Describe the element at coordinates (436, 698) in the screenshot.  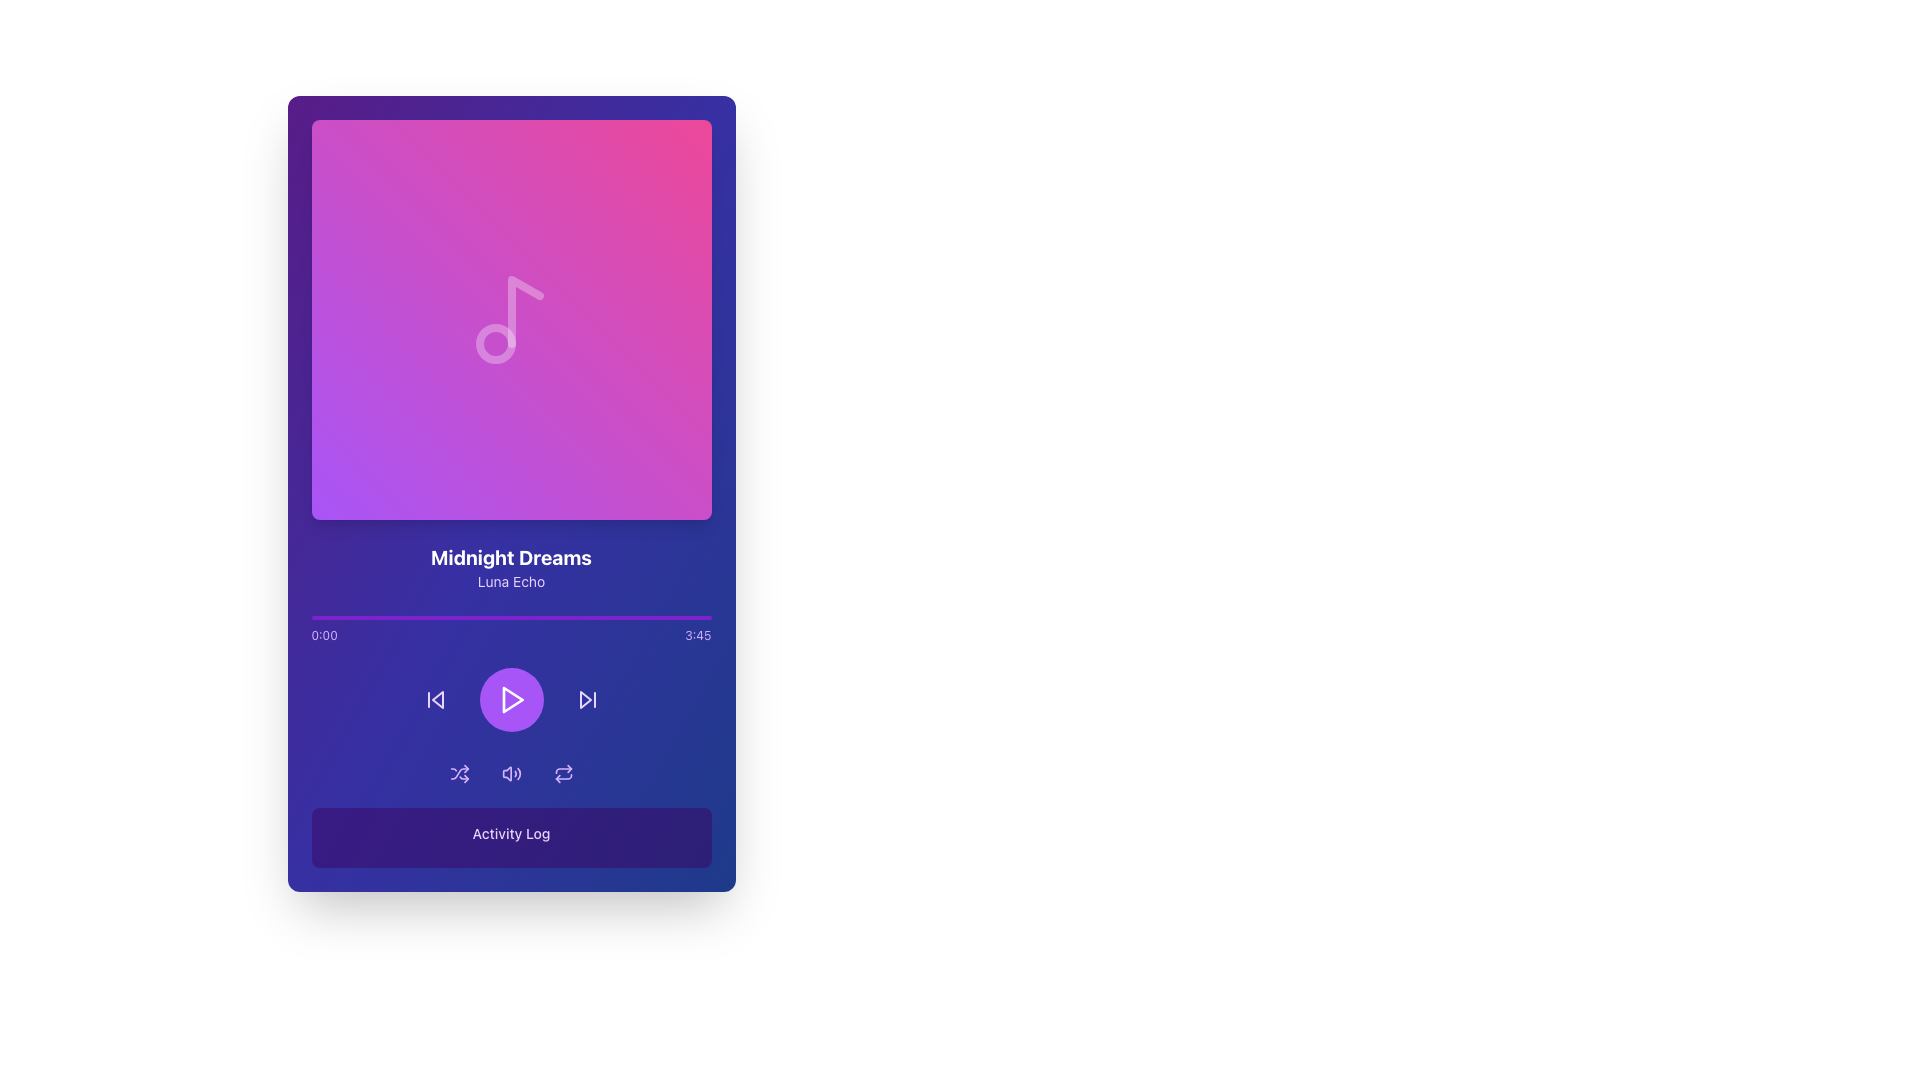
I see `the leftmost triangular arrow-like button in the music player interface` at that location.